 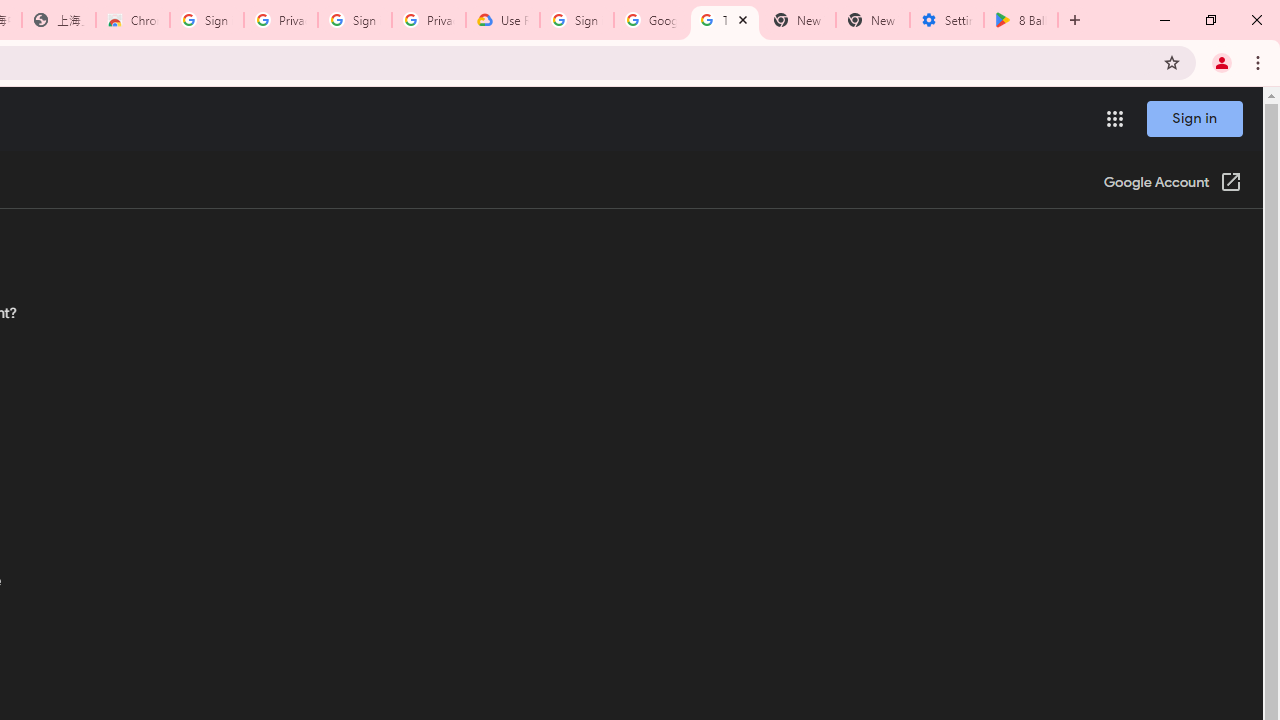 I want to click on 'Chrome Web Store - Color themes by Chrome', so click(x=132, y=20).